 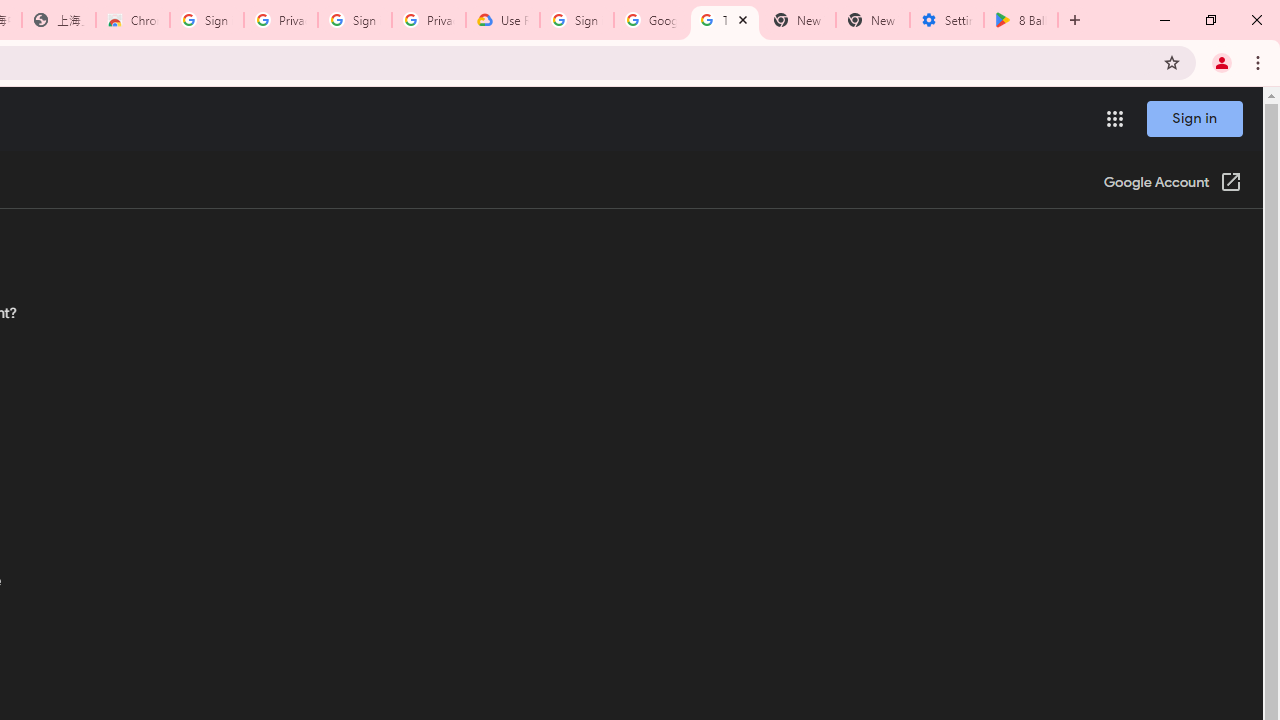 I want to click on 'Chrome Web Store - Color themes by Chrome', so click(x=132, y=20).